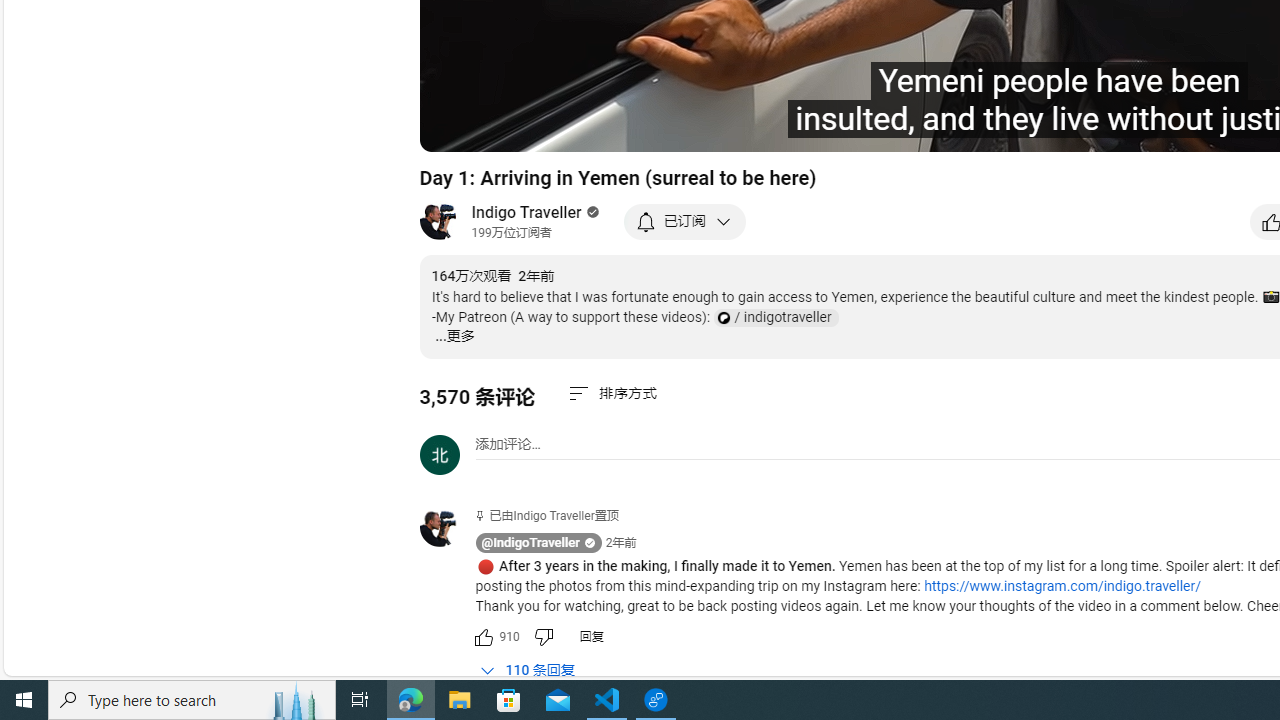 The width and height of the screenshot is (1280, 720). I want to click on 'AutomationID: simplebox-placeholder', so click(508, 443).